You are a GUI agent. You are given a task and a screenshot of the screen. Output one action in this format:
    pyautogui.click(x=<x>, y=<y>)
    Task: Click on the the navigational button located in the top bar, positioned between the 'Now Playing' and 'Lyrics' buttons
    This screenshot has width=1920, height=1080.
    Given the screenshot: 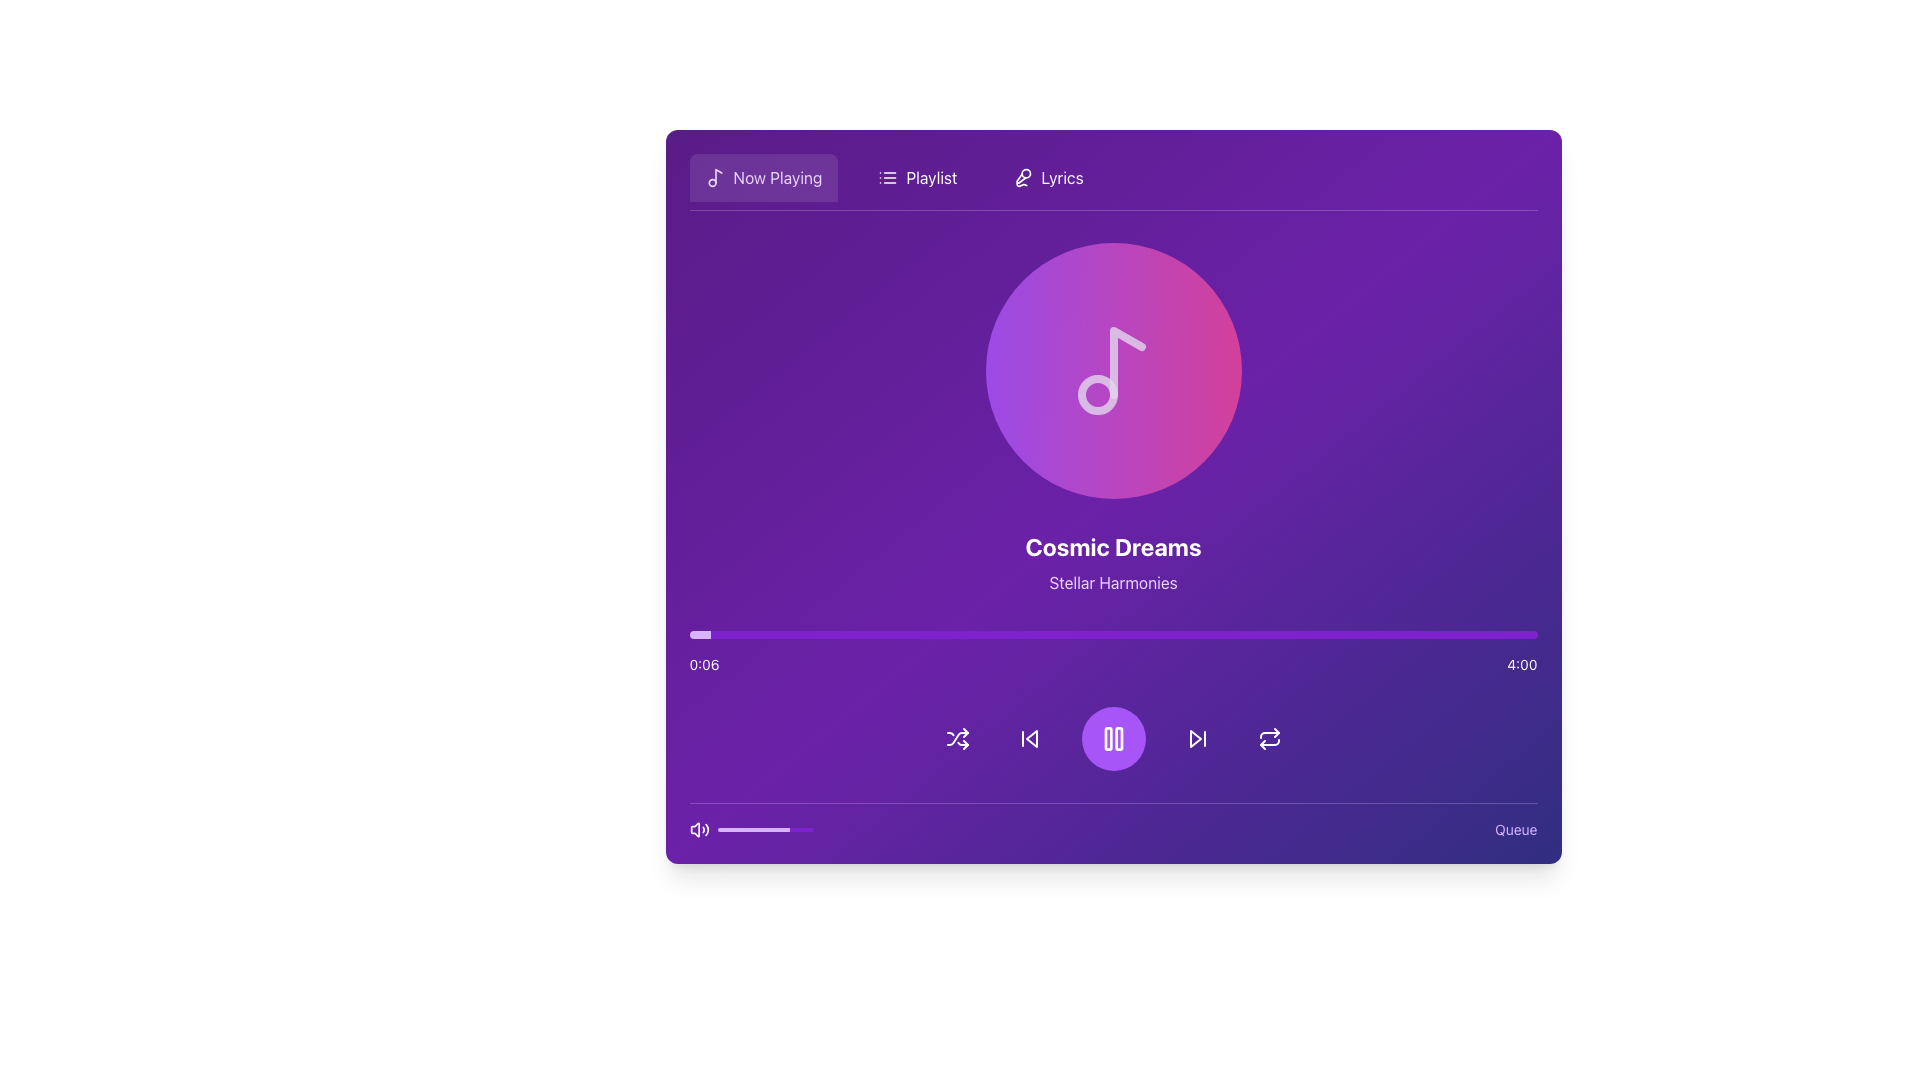 What is the action you would take?
    pyautogui.click(x=916, y=176)
    